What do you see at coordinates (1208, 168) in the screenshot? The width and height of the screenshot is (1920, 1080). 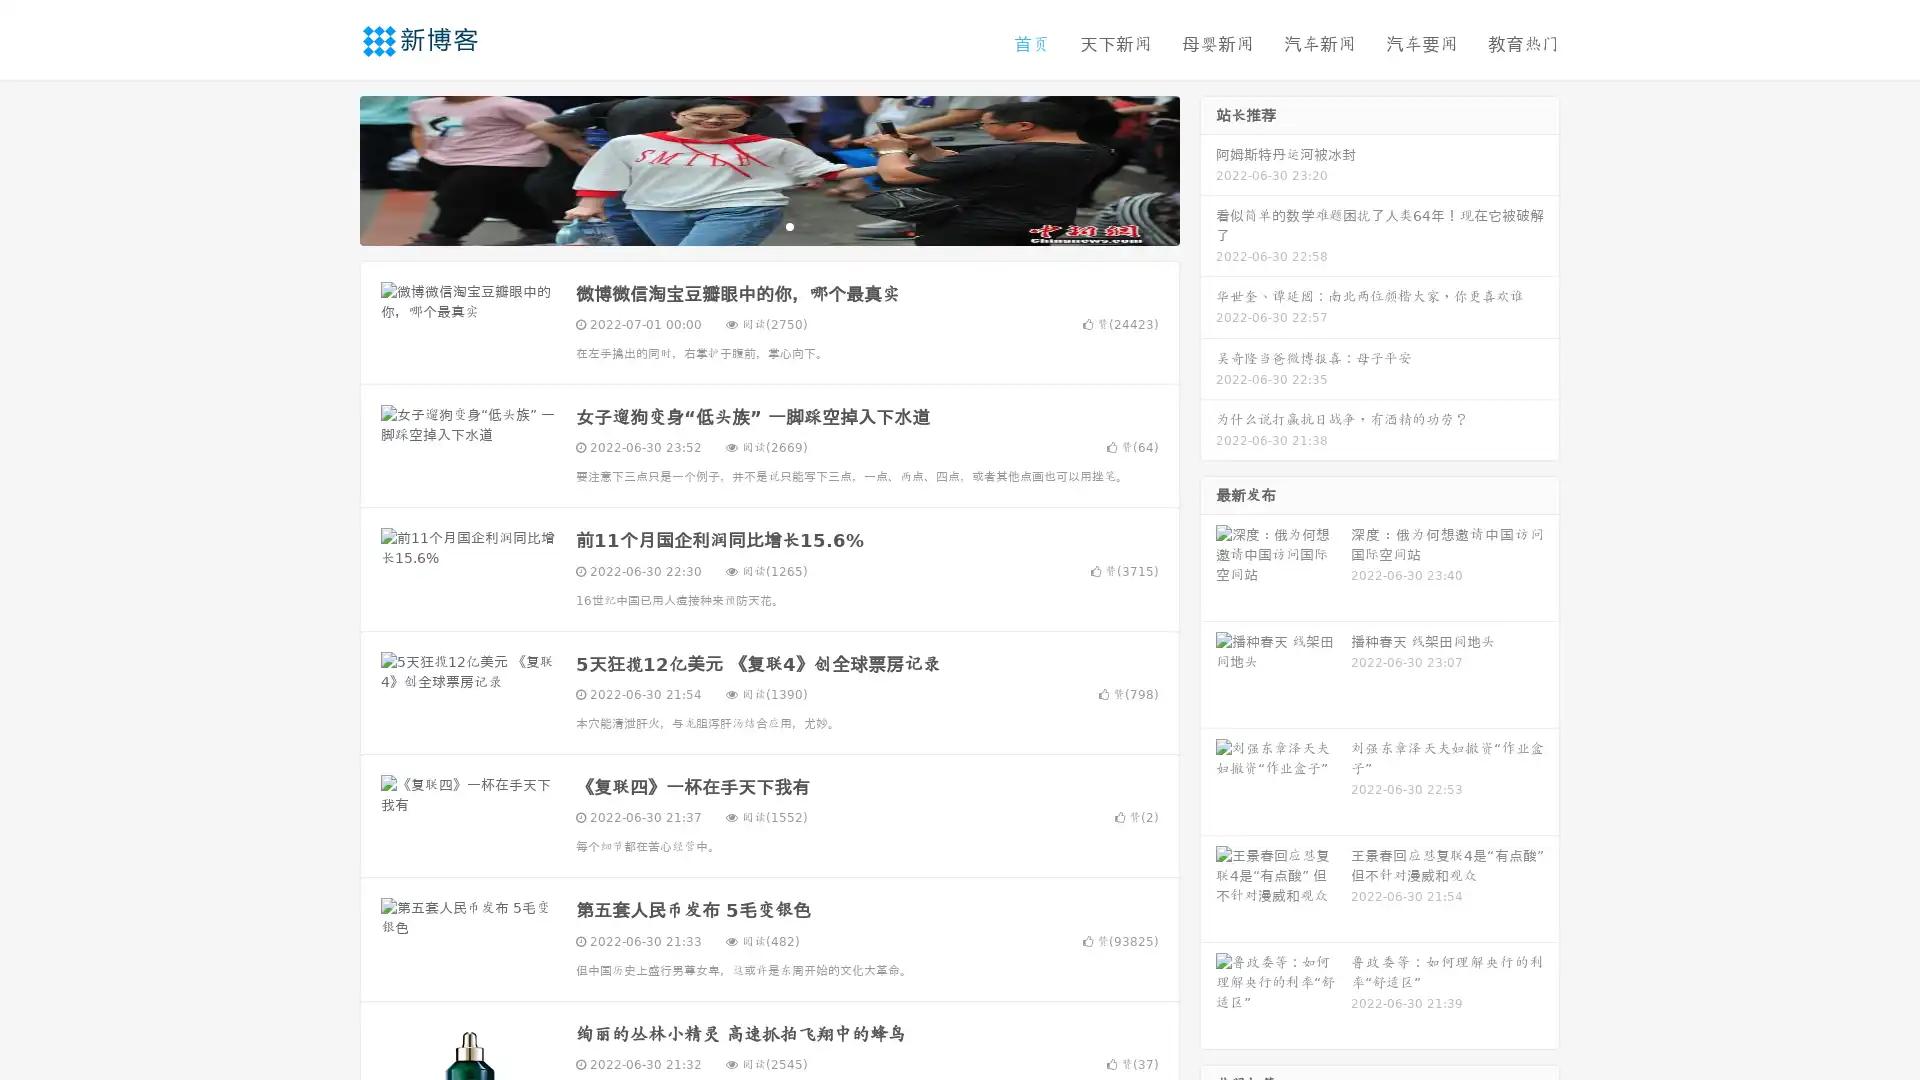 I see `Next slide` at bounding box center [1208, 168].